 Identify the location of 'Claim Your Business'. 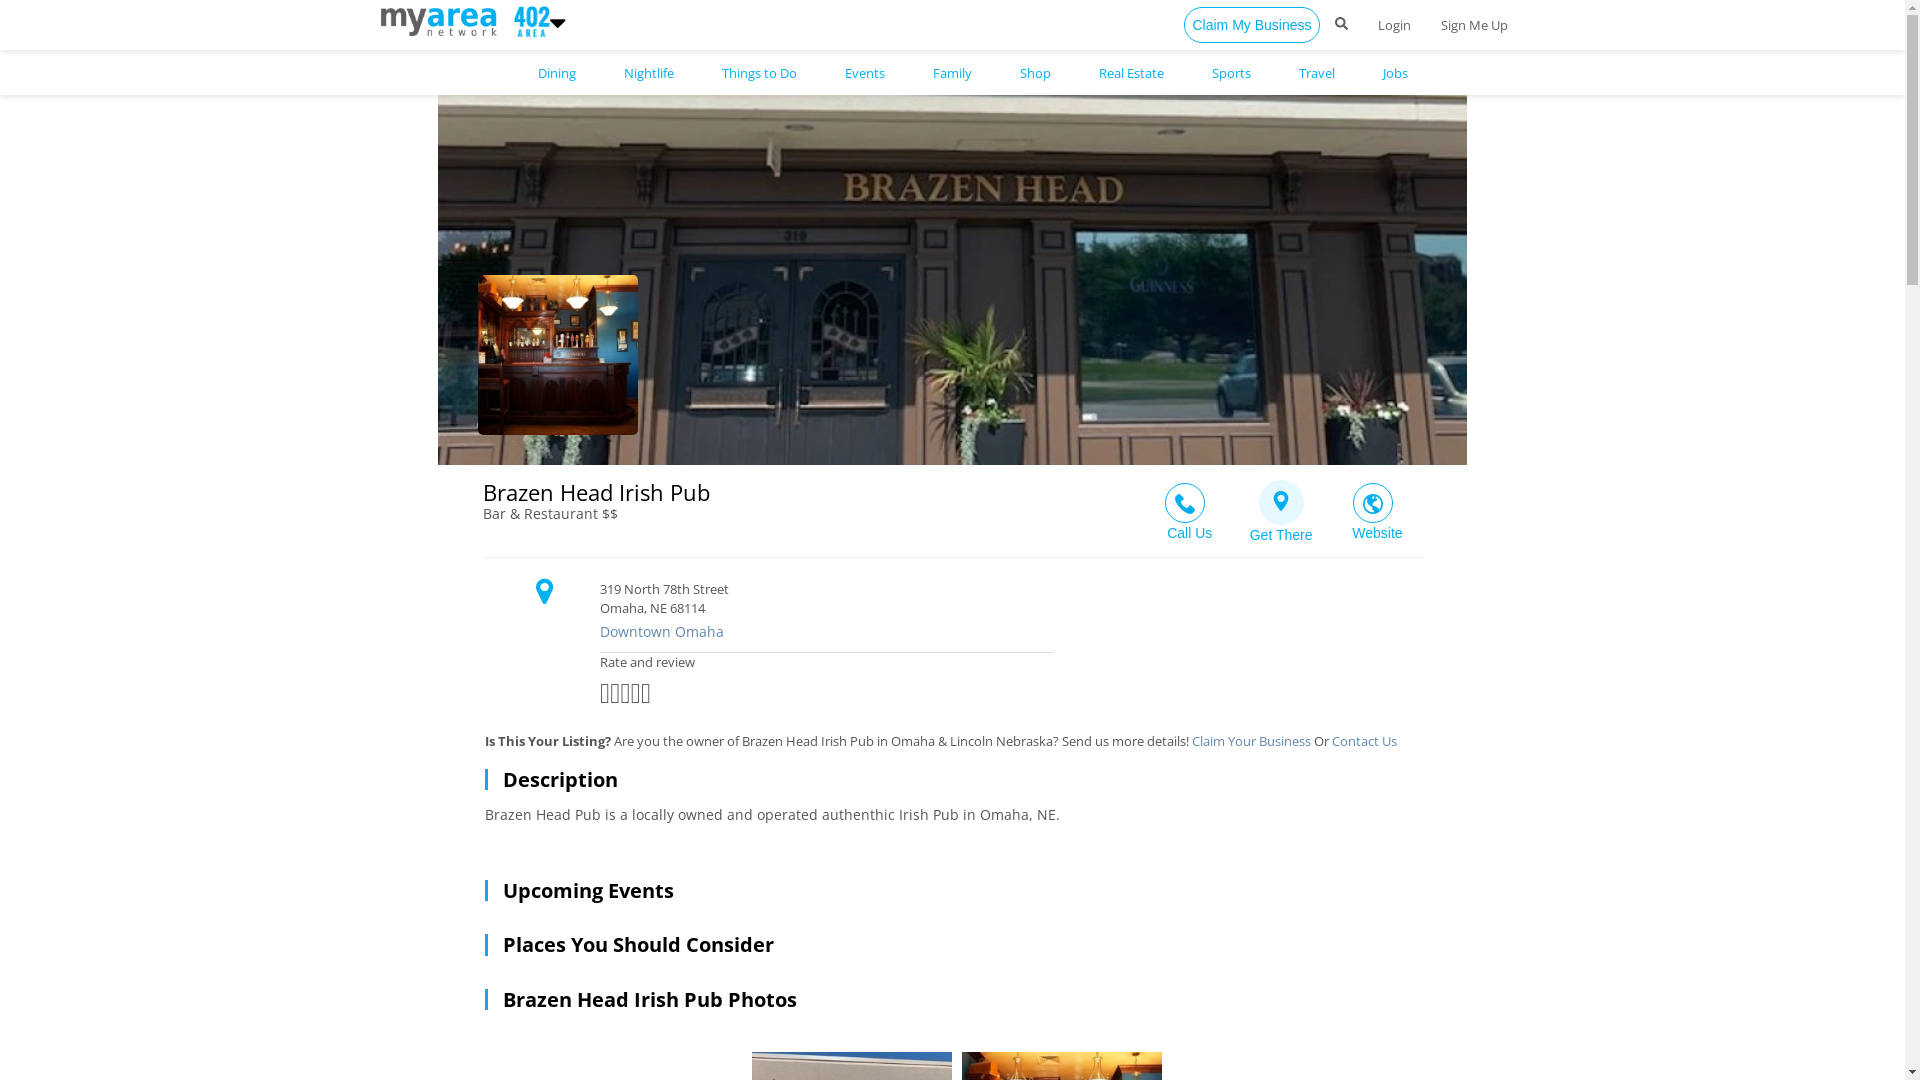
(1250, 740).